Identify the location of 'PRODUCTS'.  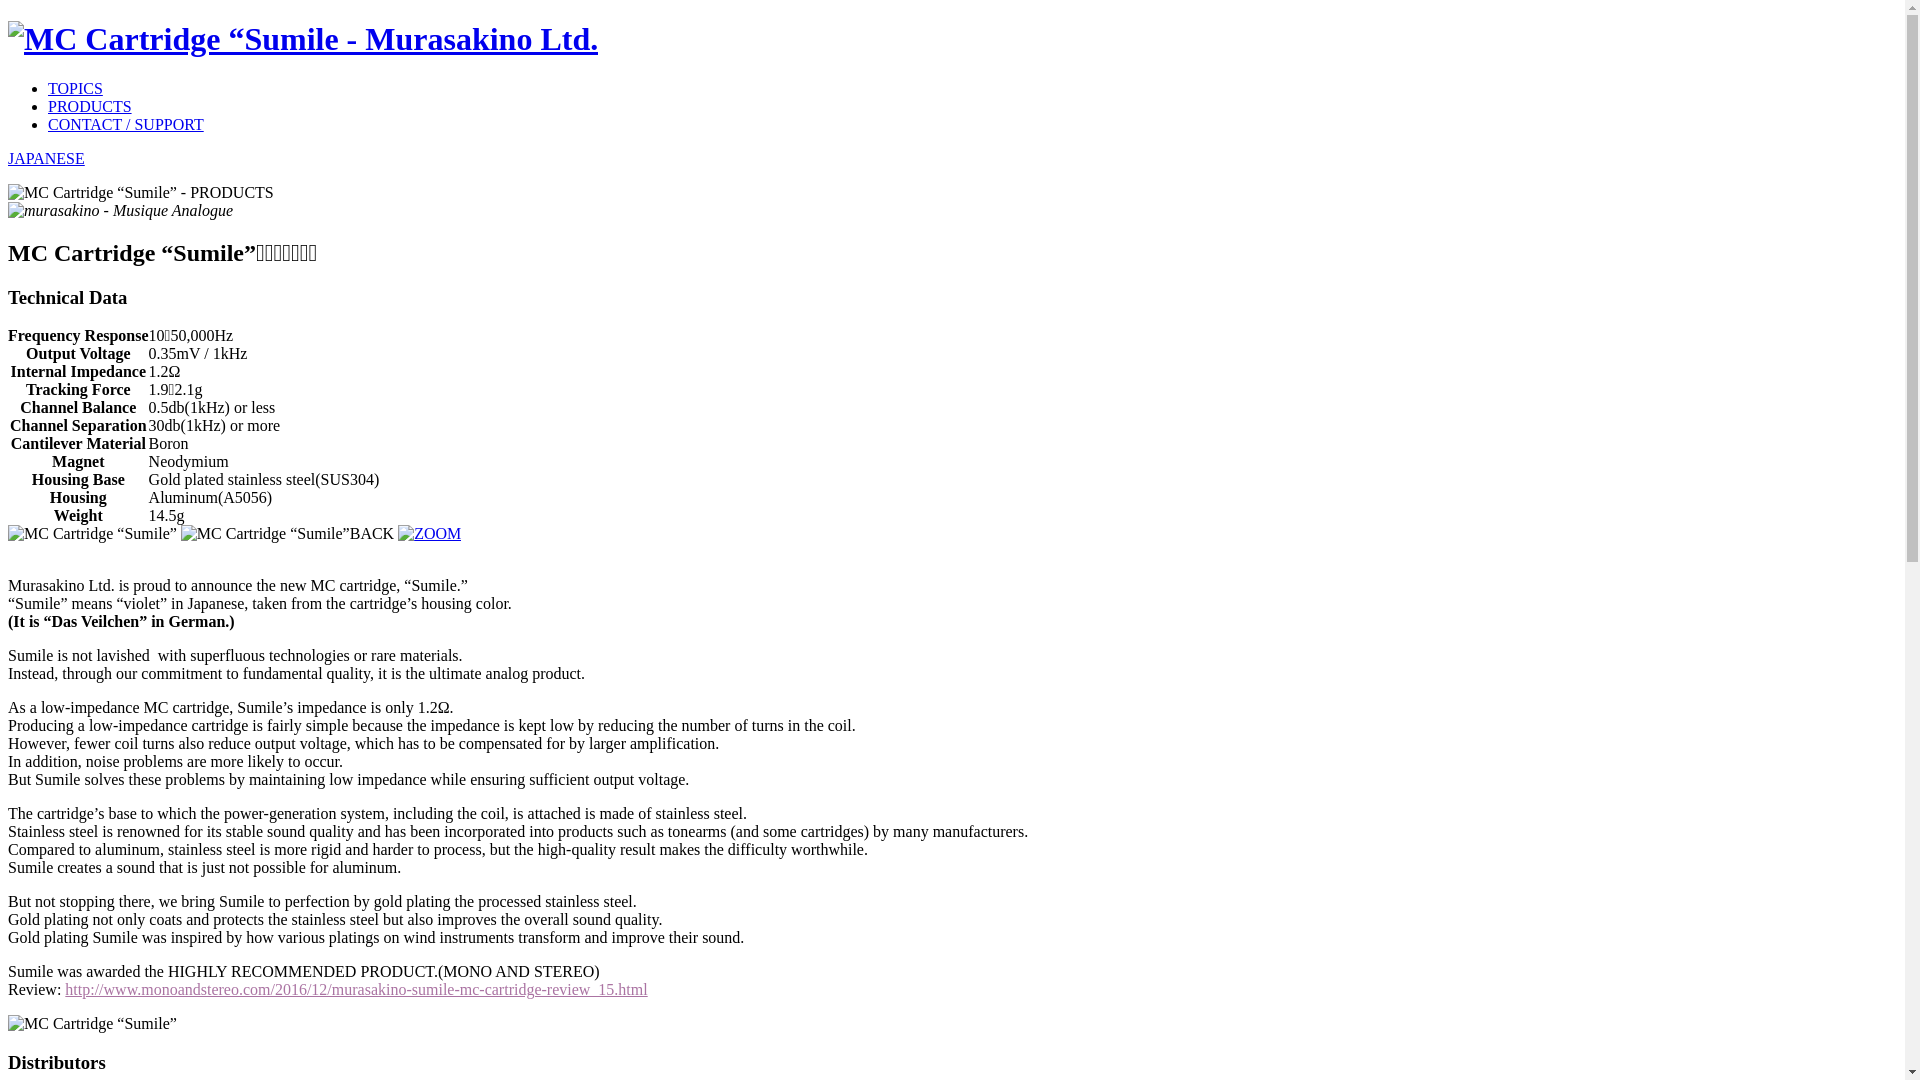
(89, 106).